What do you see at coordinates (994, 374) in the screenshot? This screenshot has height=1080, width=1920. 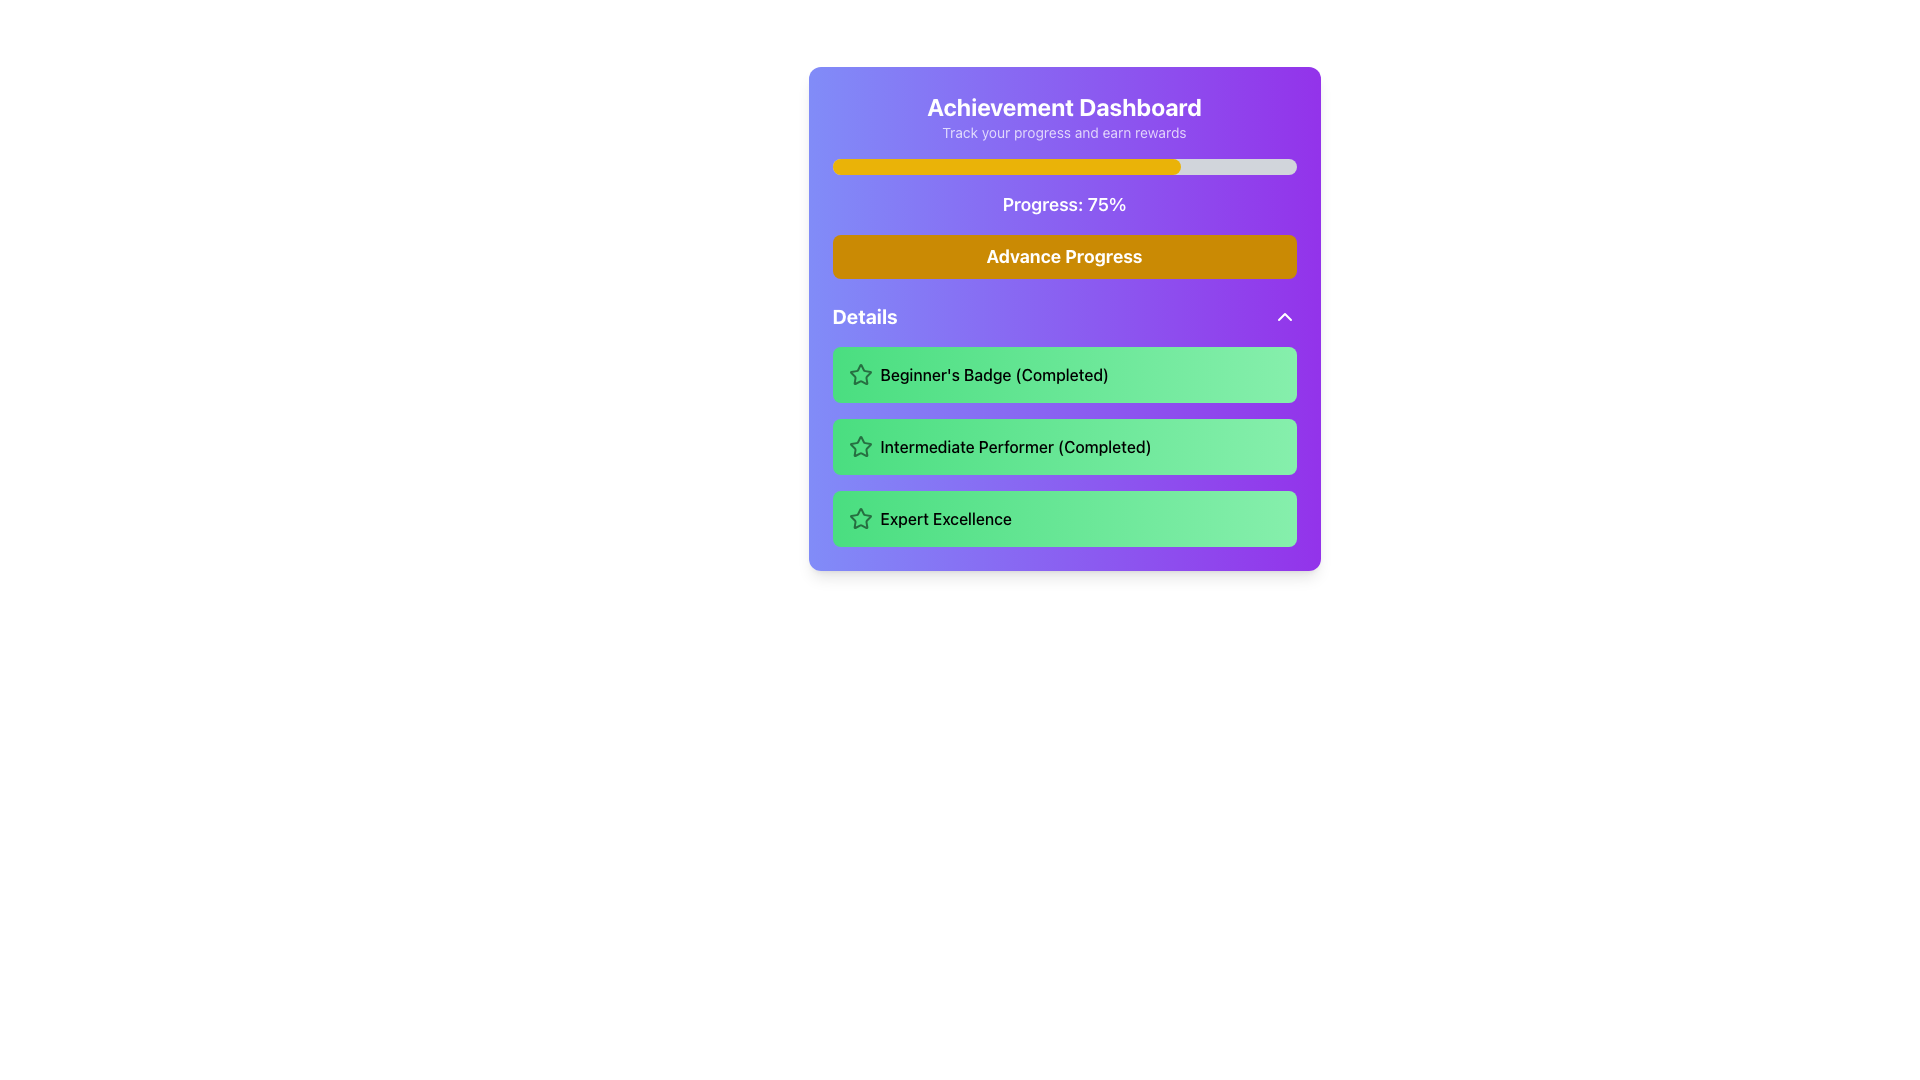 I see `the Text Label that displays the completed achievement badge, located on a green rectangular field underneath the 'Details' section` at bounding box center [994, 374].